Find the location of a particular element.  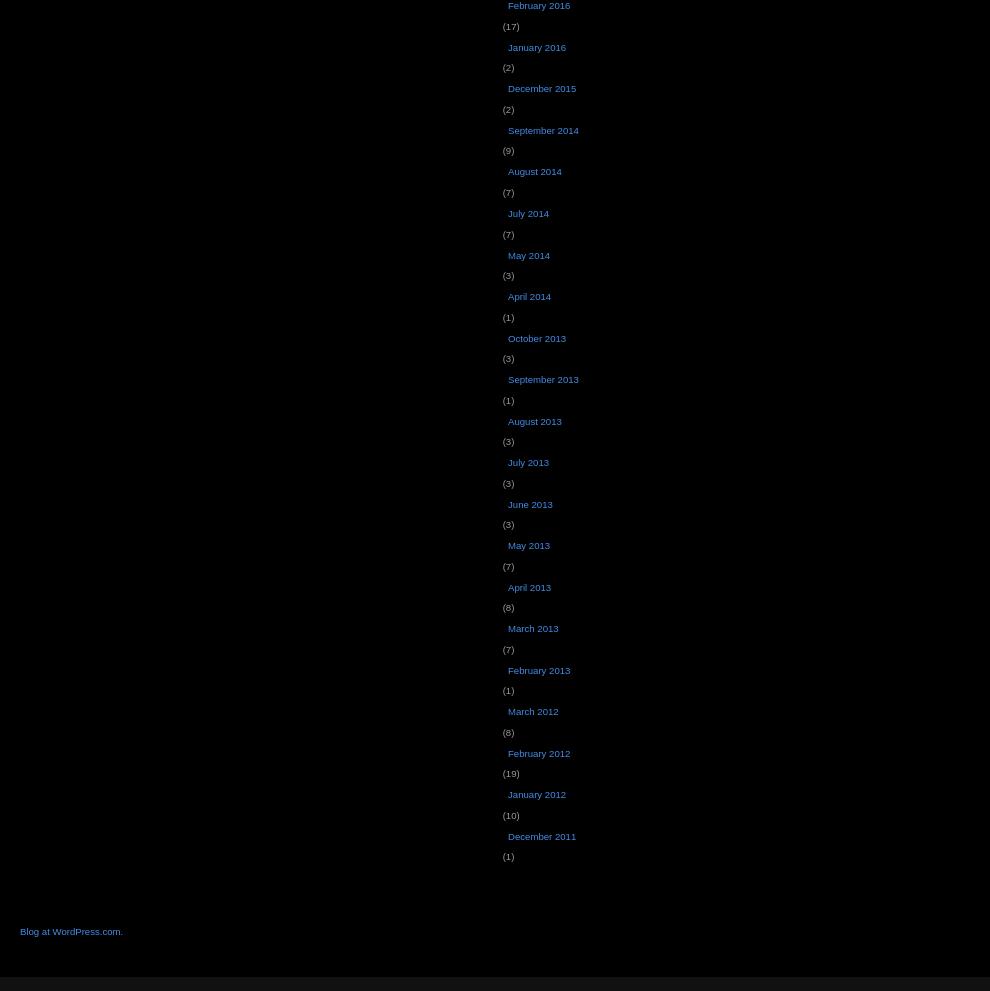

'August 2013' is located at coordinates (533, 420).